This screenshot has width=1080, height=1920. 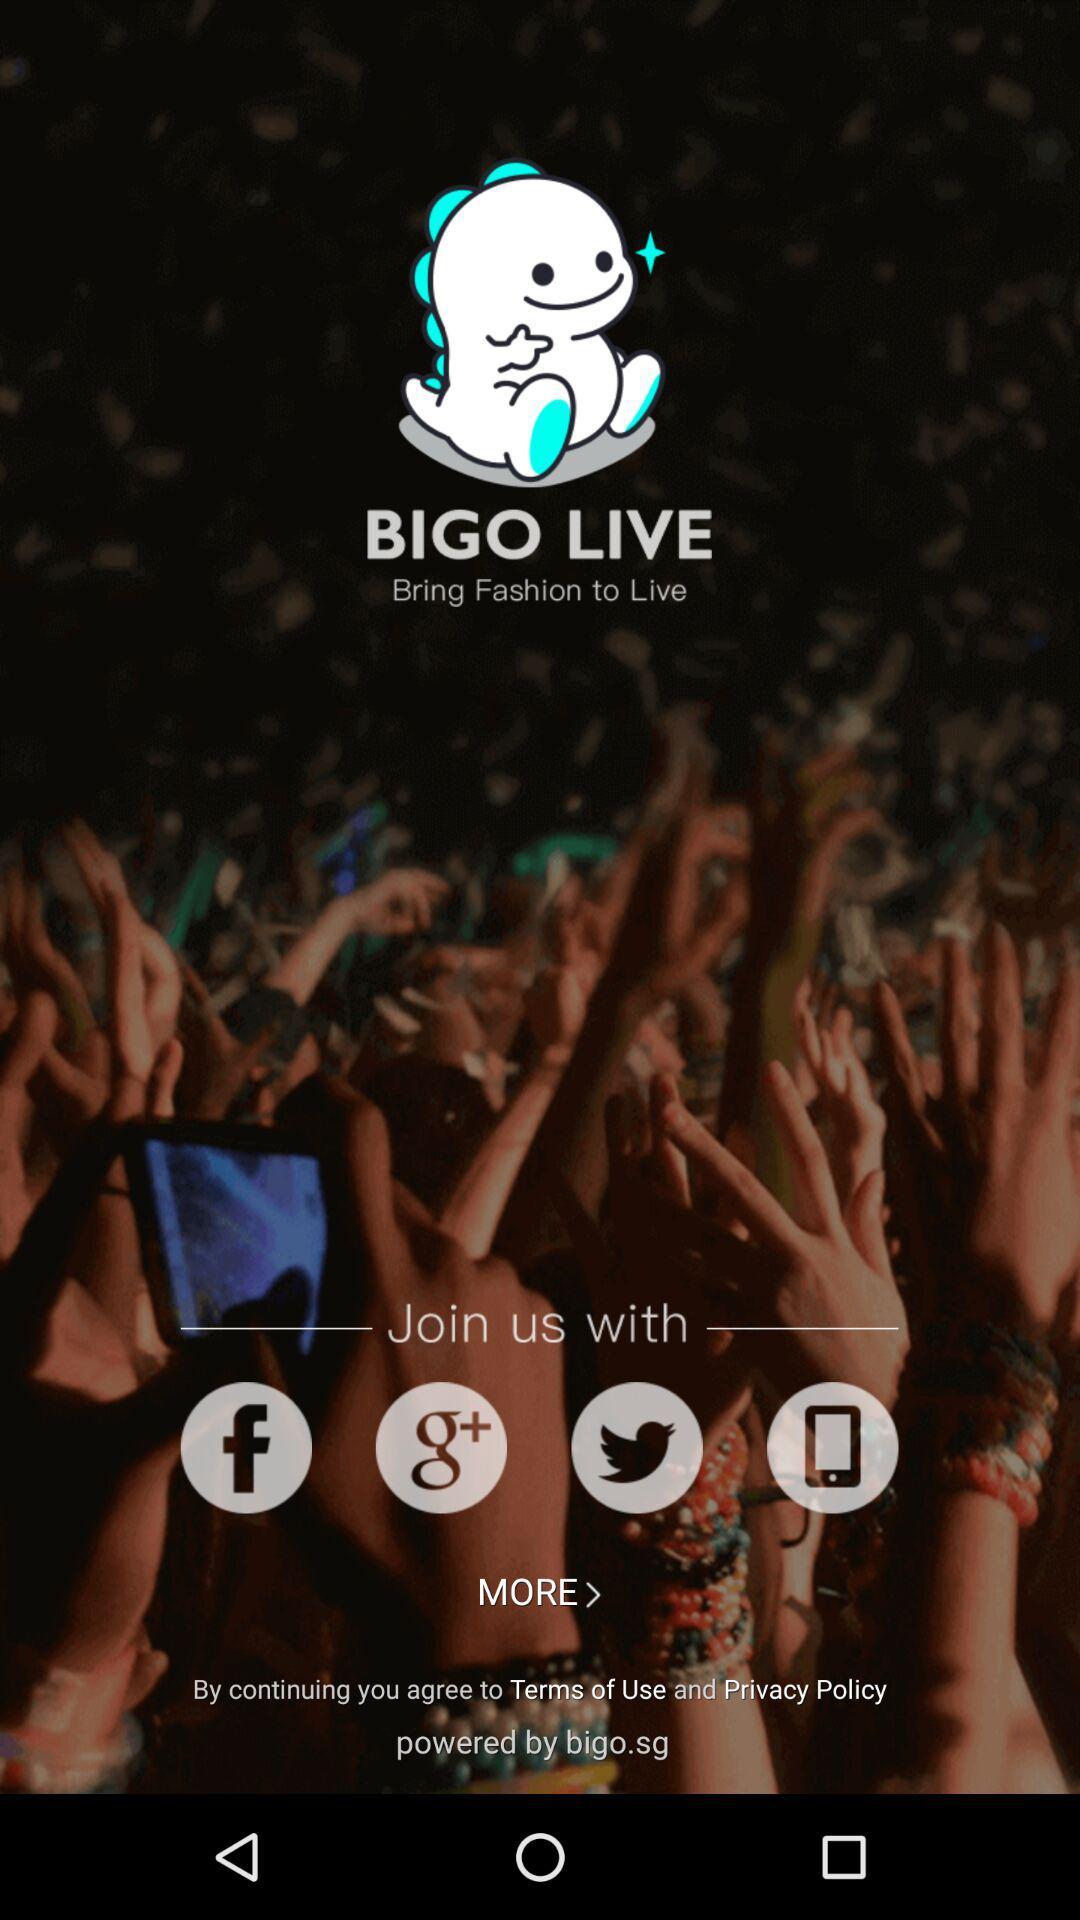 I want to click on share via facebook, so click(x=245, y=1447).